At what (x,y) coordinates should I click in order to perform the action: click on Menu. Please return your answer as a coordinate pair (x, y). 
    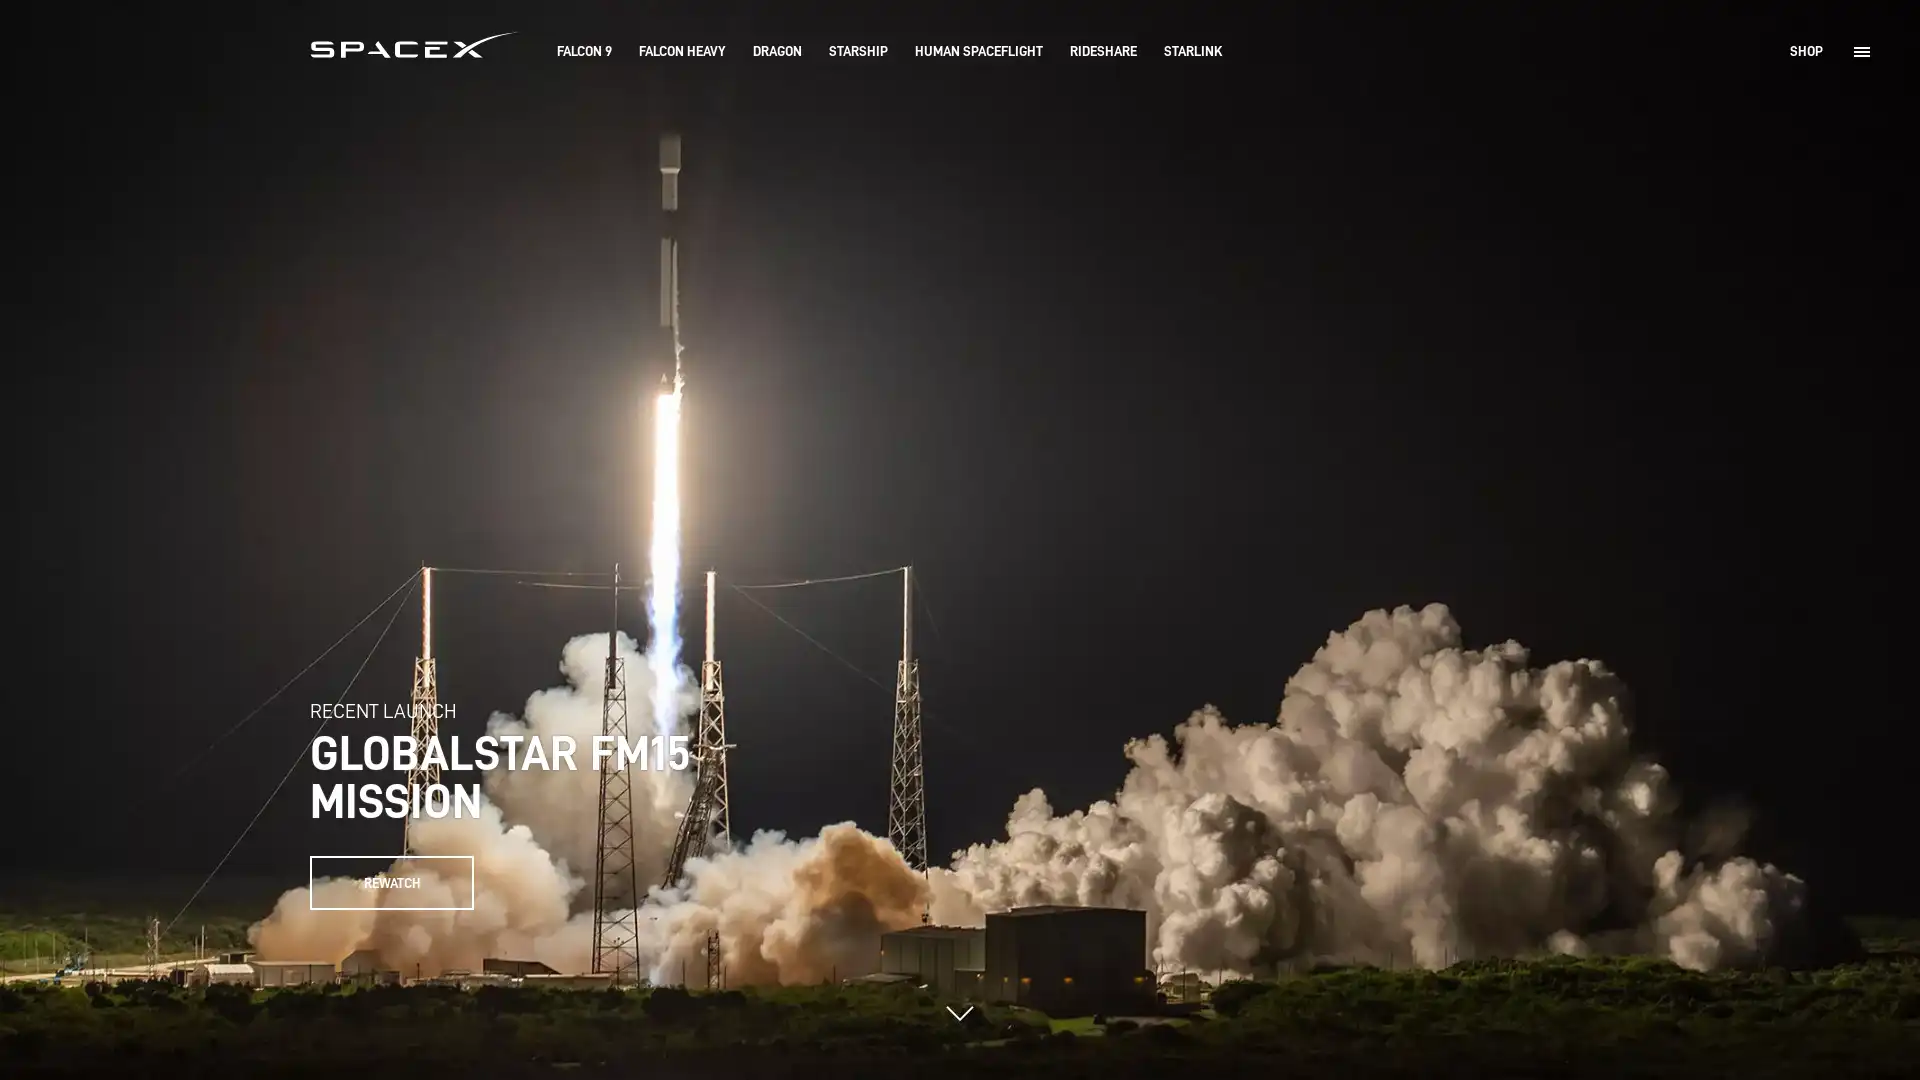
    Looking at the image, I should click on (1861, 50).